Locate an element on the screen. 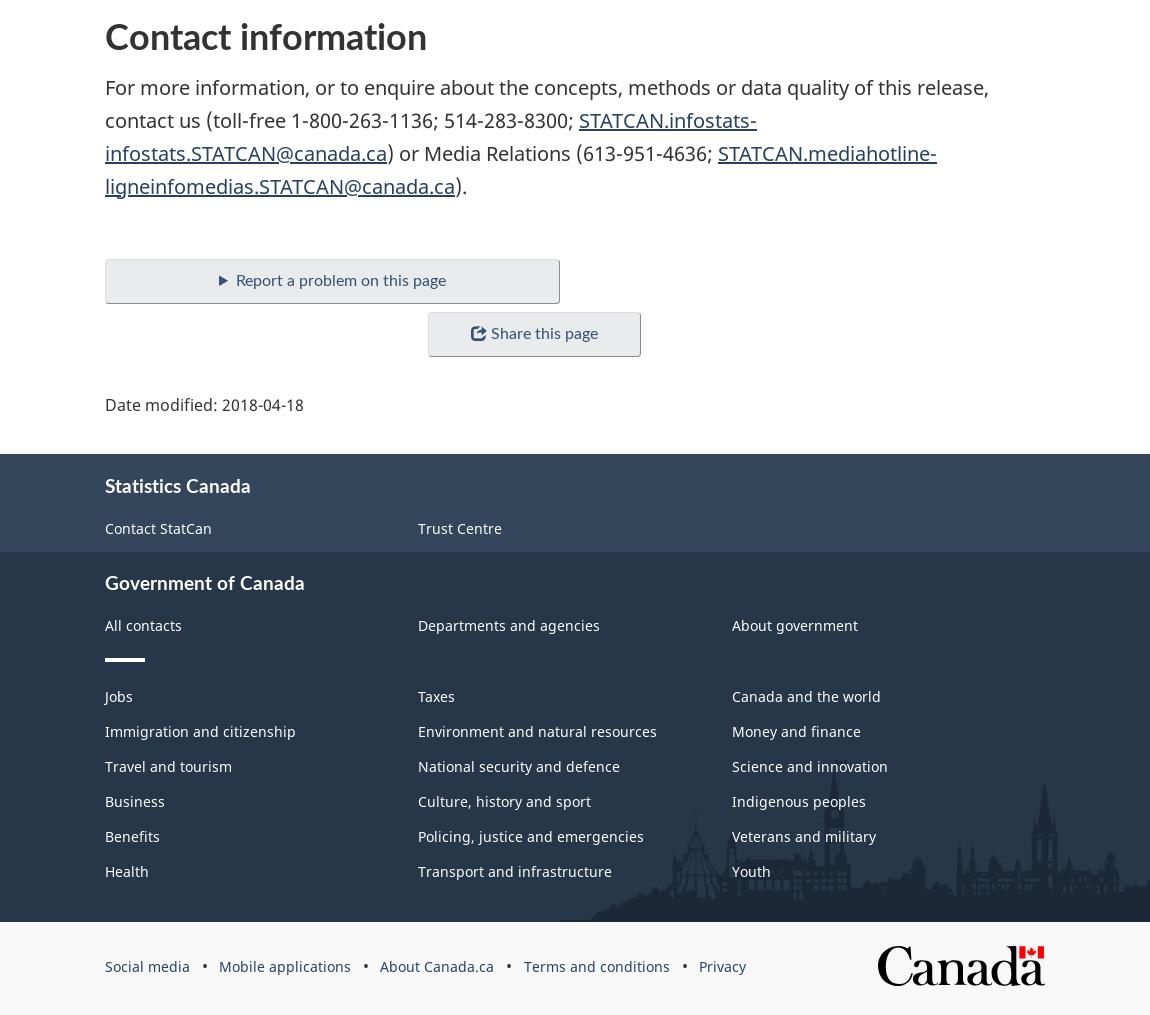 The image size is (1150, 1015). 'Indigenous peoples' is located at coordinates (796, 800).